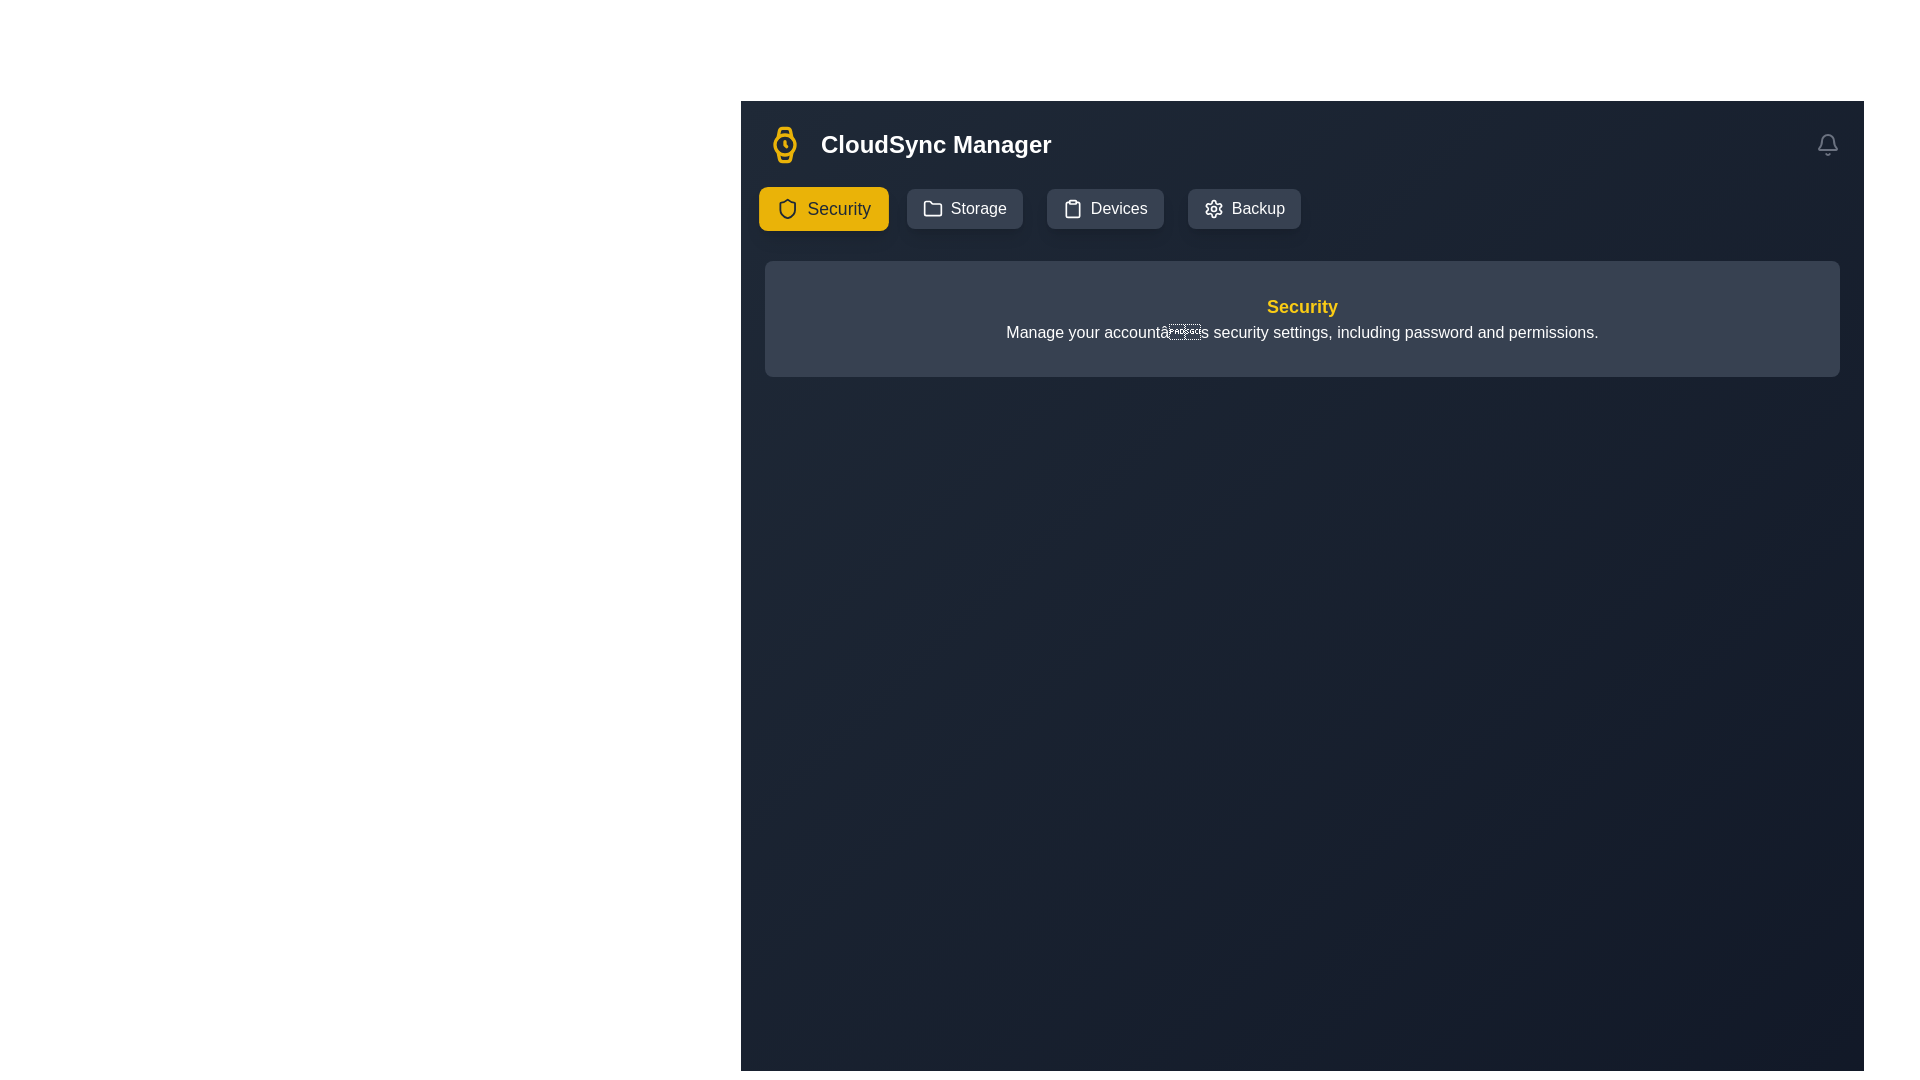 This screenshot has height=1080, width=1920. I want to click on the decorative vector graphic element that is part of the watch icon located in the top-left region of the interface, so click(783, 133).